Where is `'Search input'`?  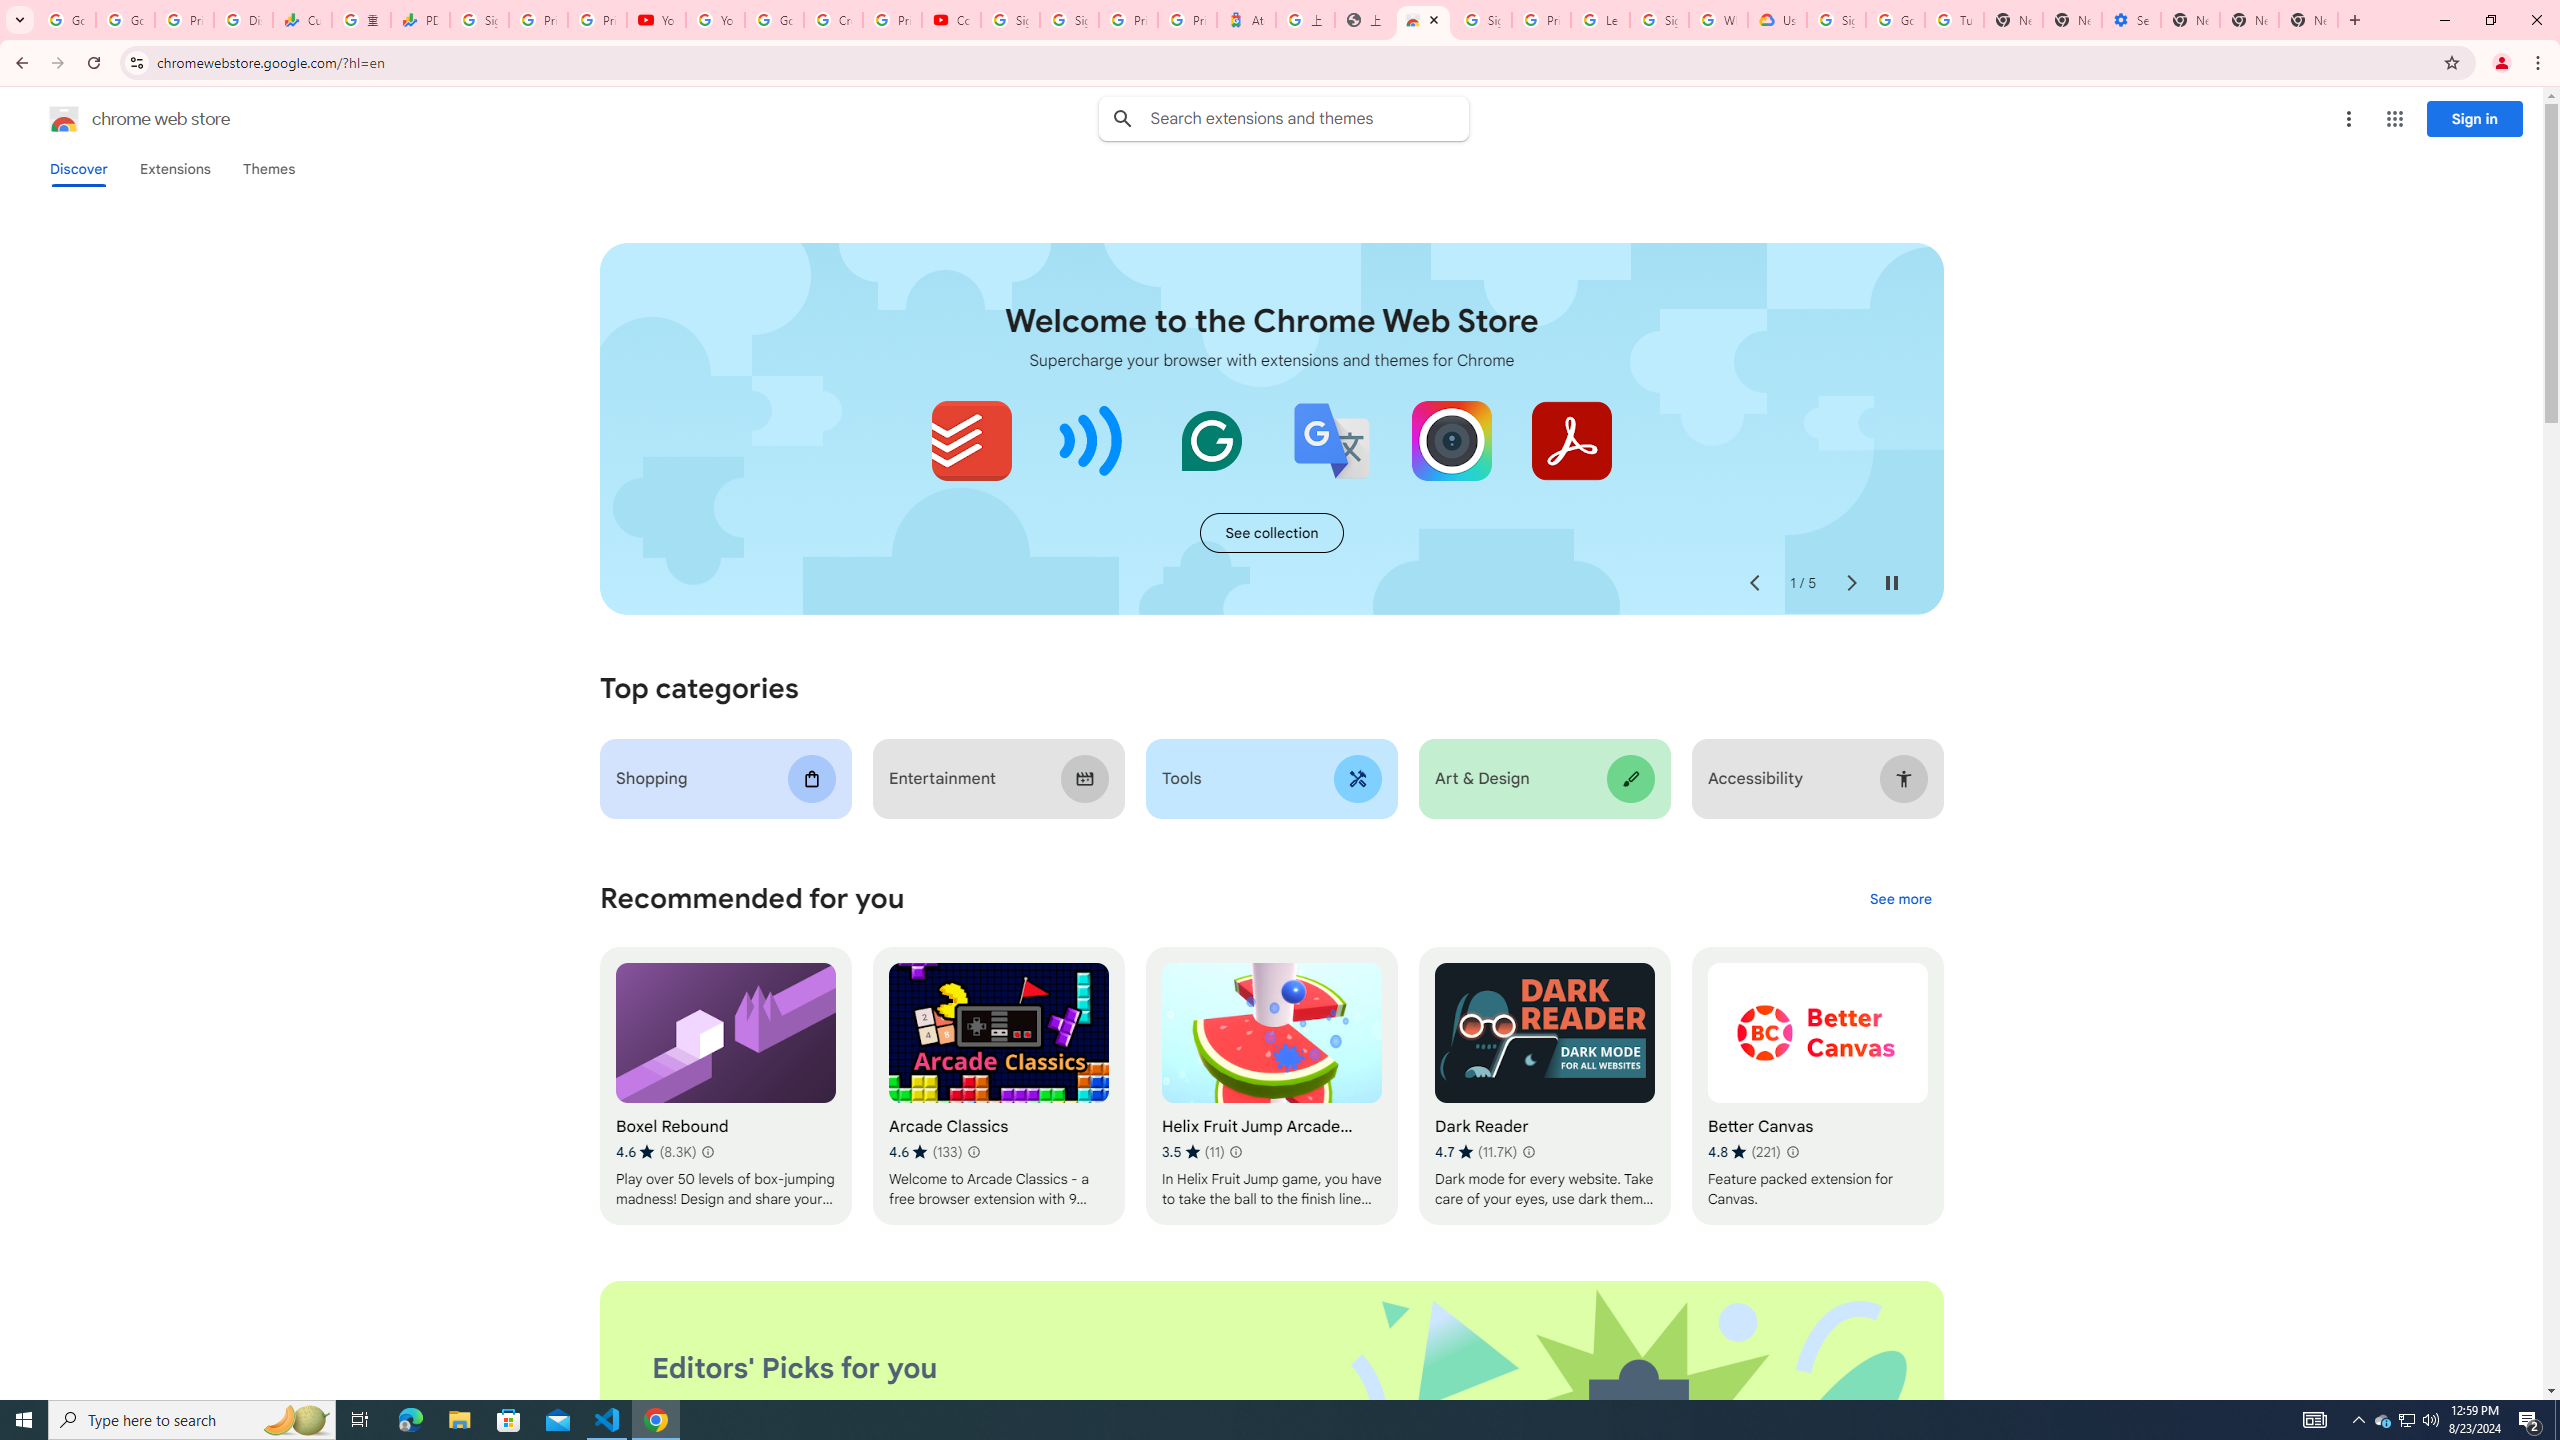
'Search input' is located at coordinates (1308, 118).